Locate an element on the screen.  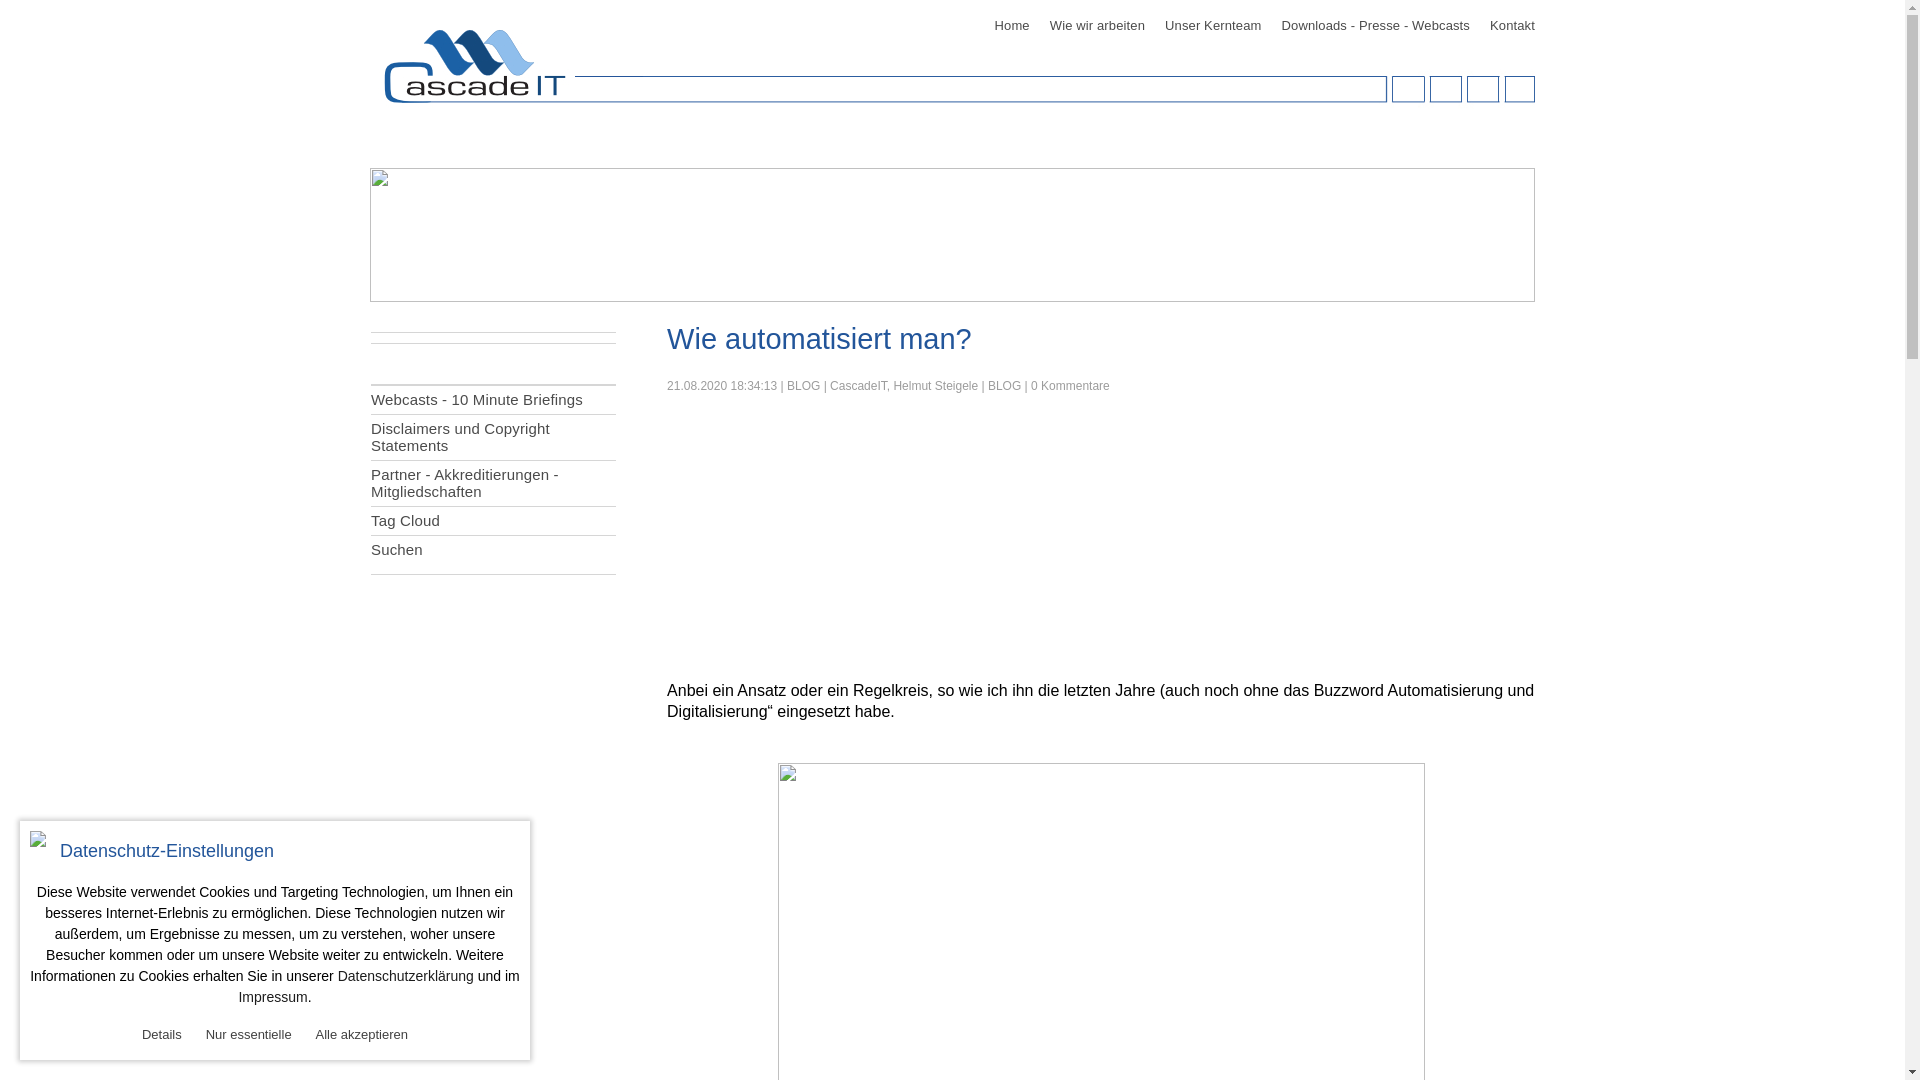
'Suchen' is located at coordinates (493, 549).